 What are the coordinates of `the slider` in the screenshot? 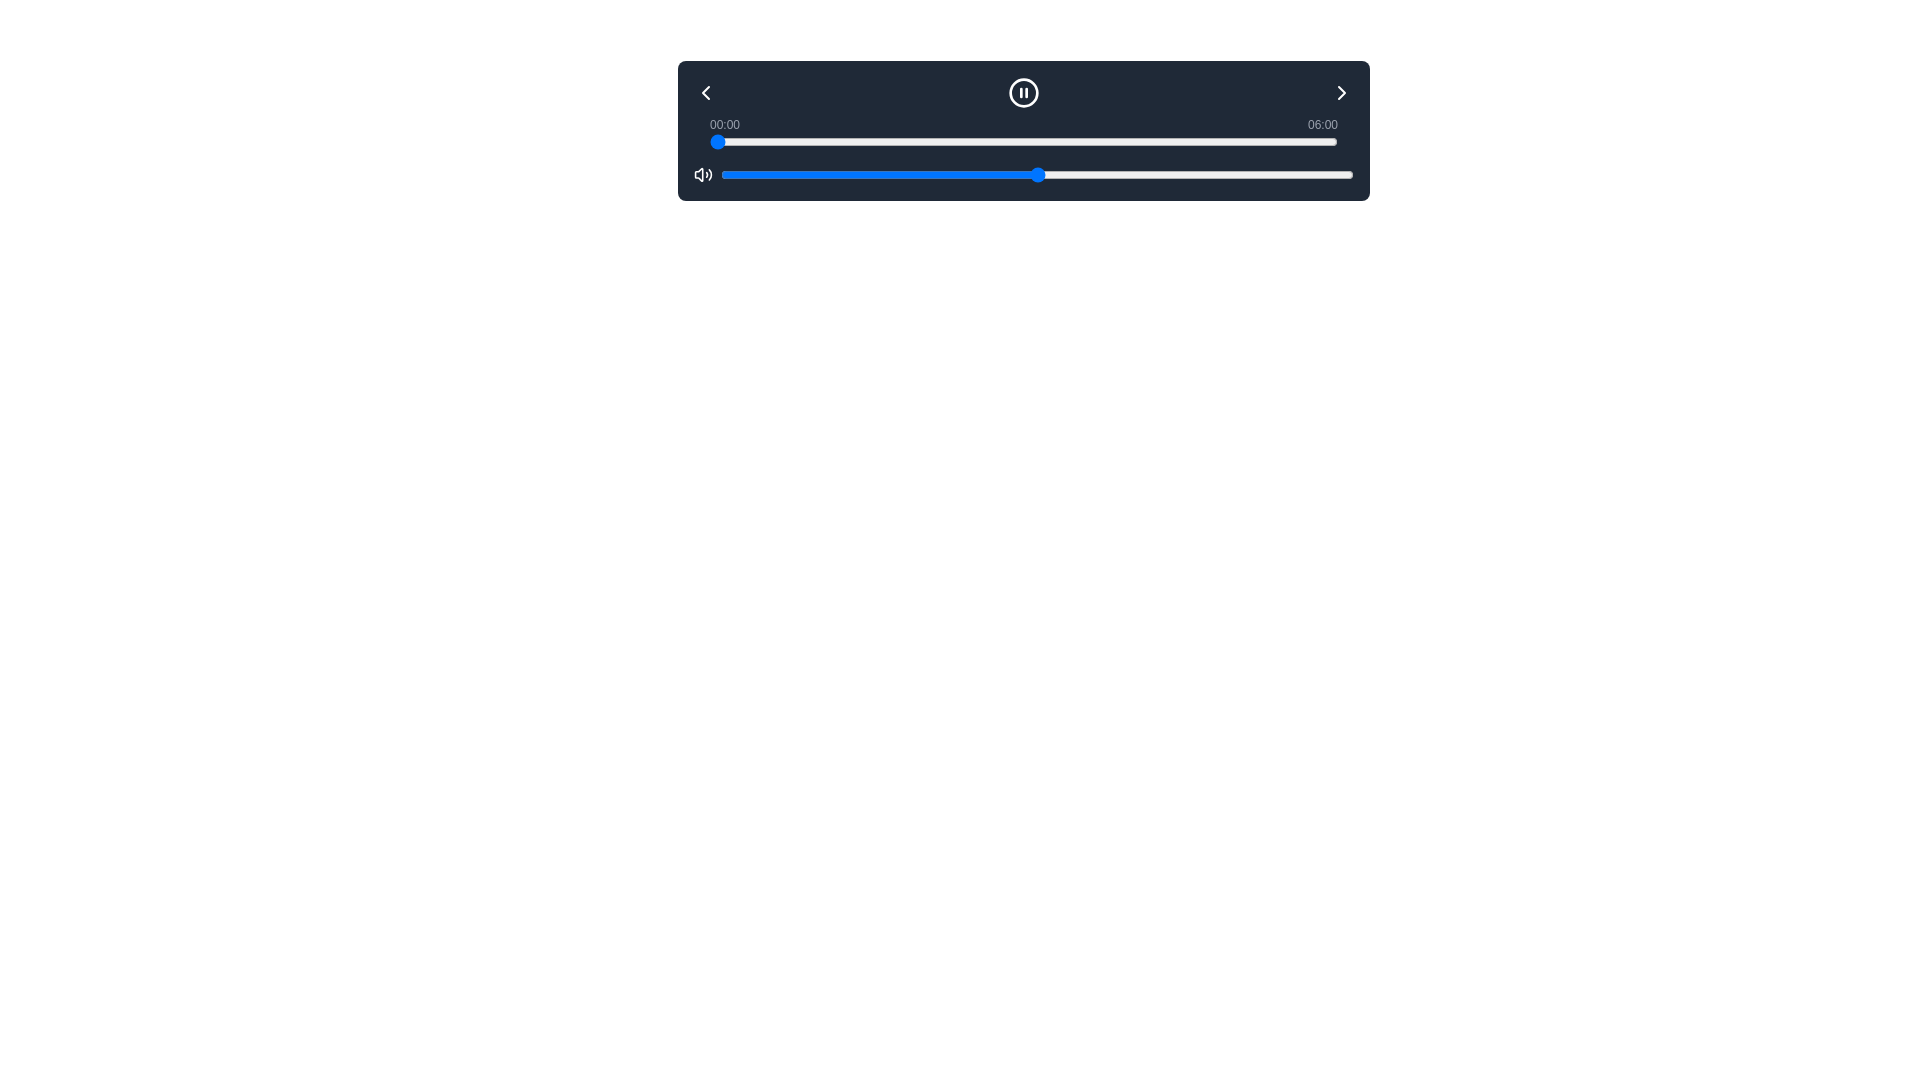 It's located at (1157, 173).